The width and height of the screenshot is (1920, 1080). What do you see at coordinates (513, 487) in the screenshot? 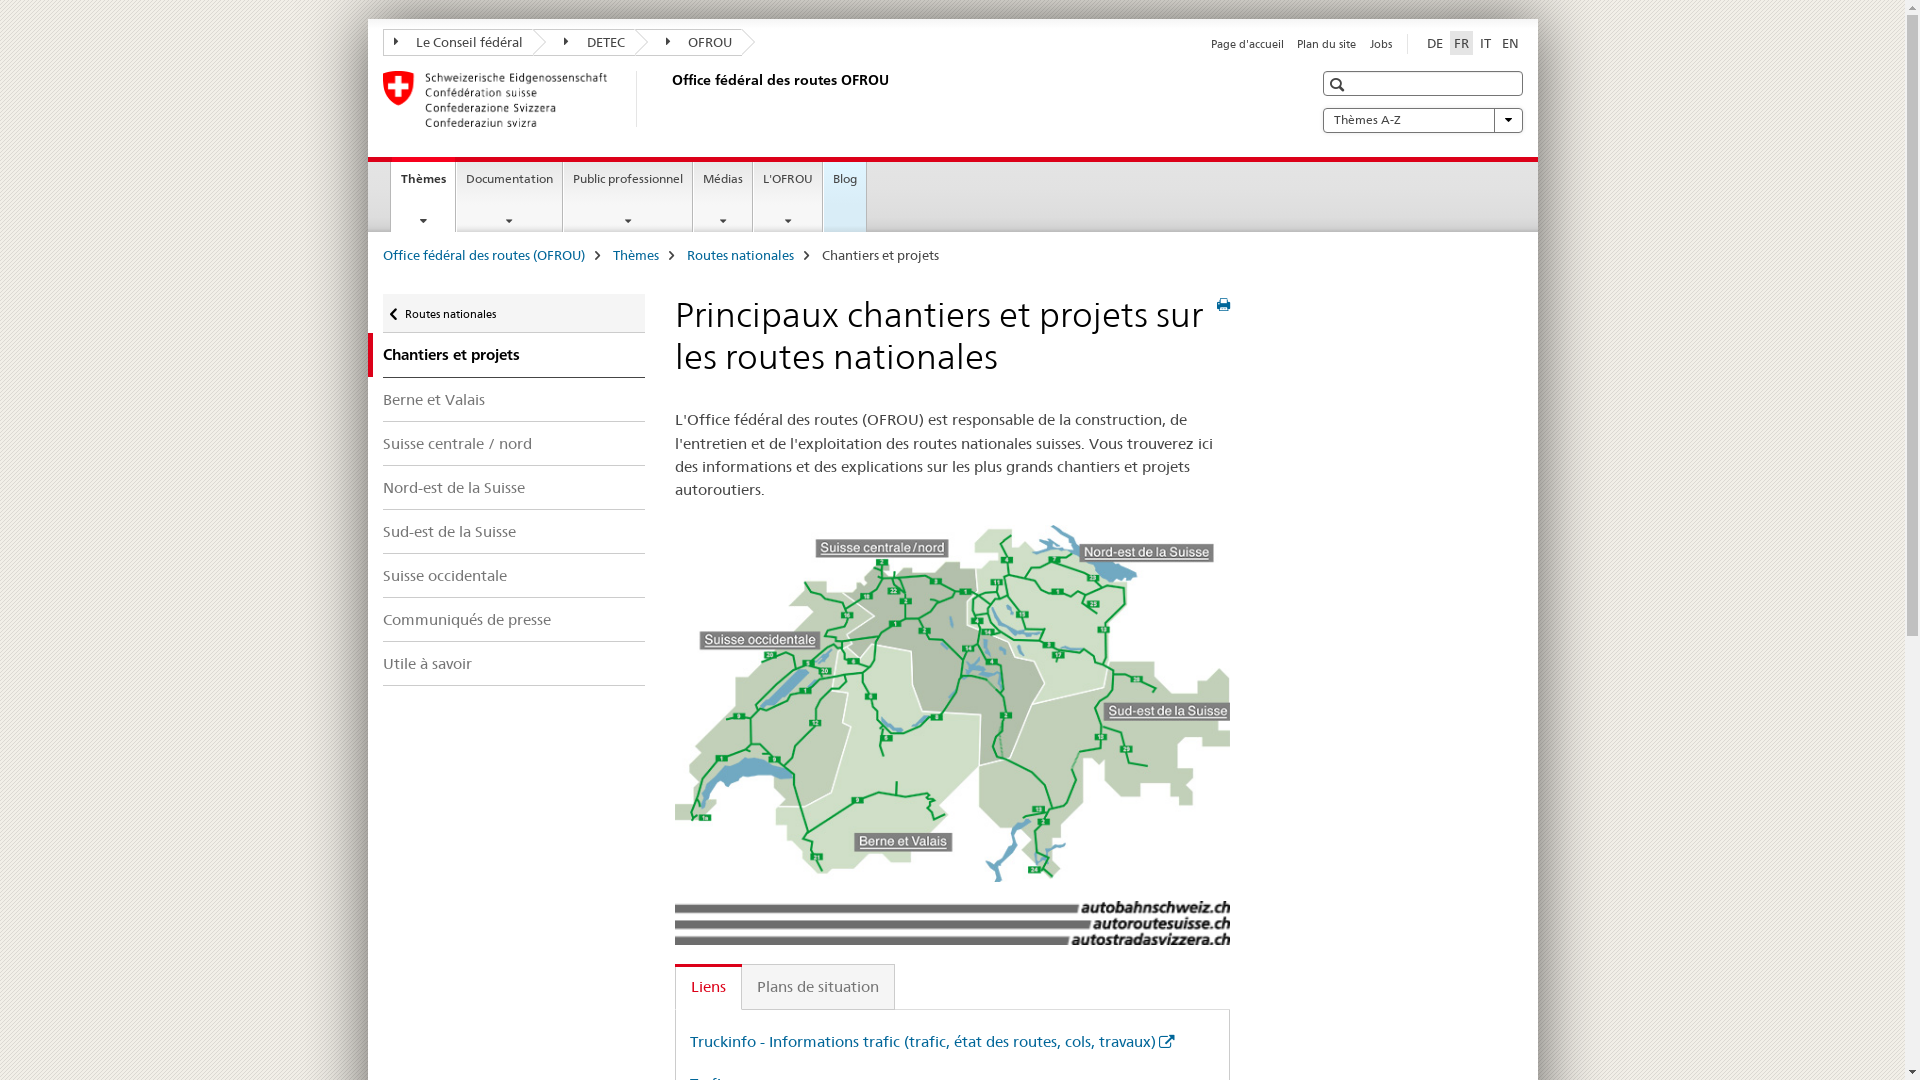
I see `'Nord-est de la Suisse'` at bounding box center [513, 487].